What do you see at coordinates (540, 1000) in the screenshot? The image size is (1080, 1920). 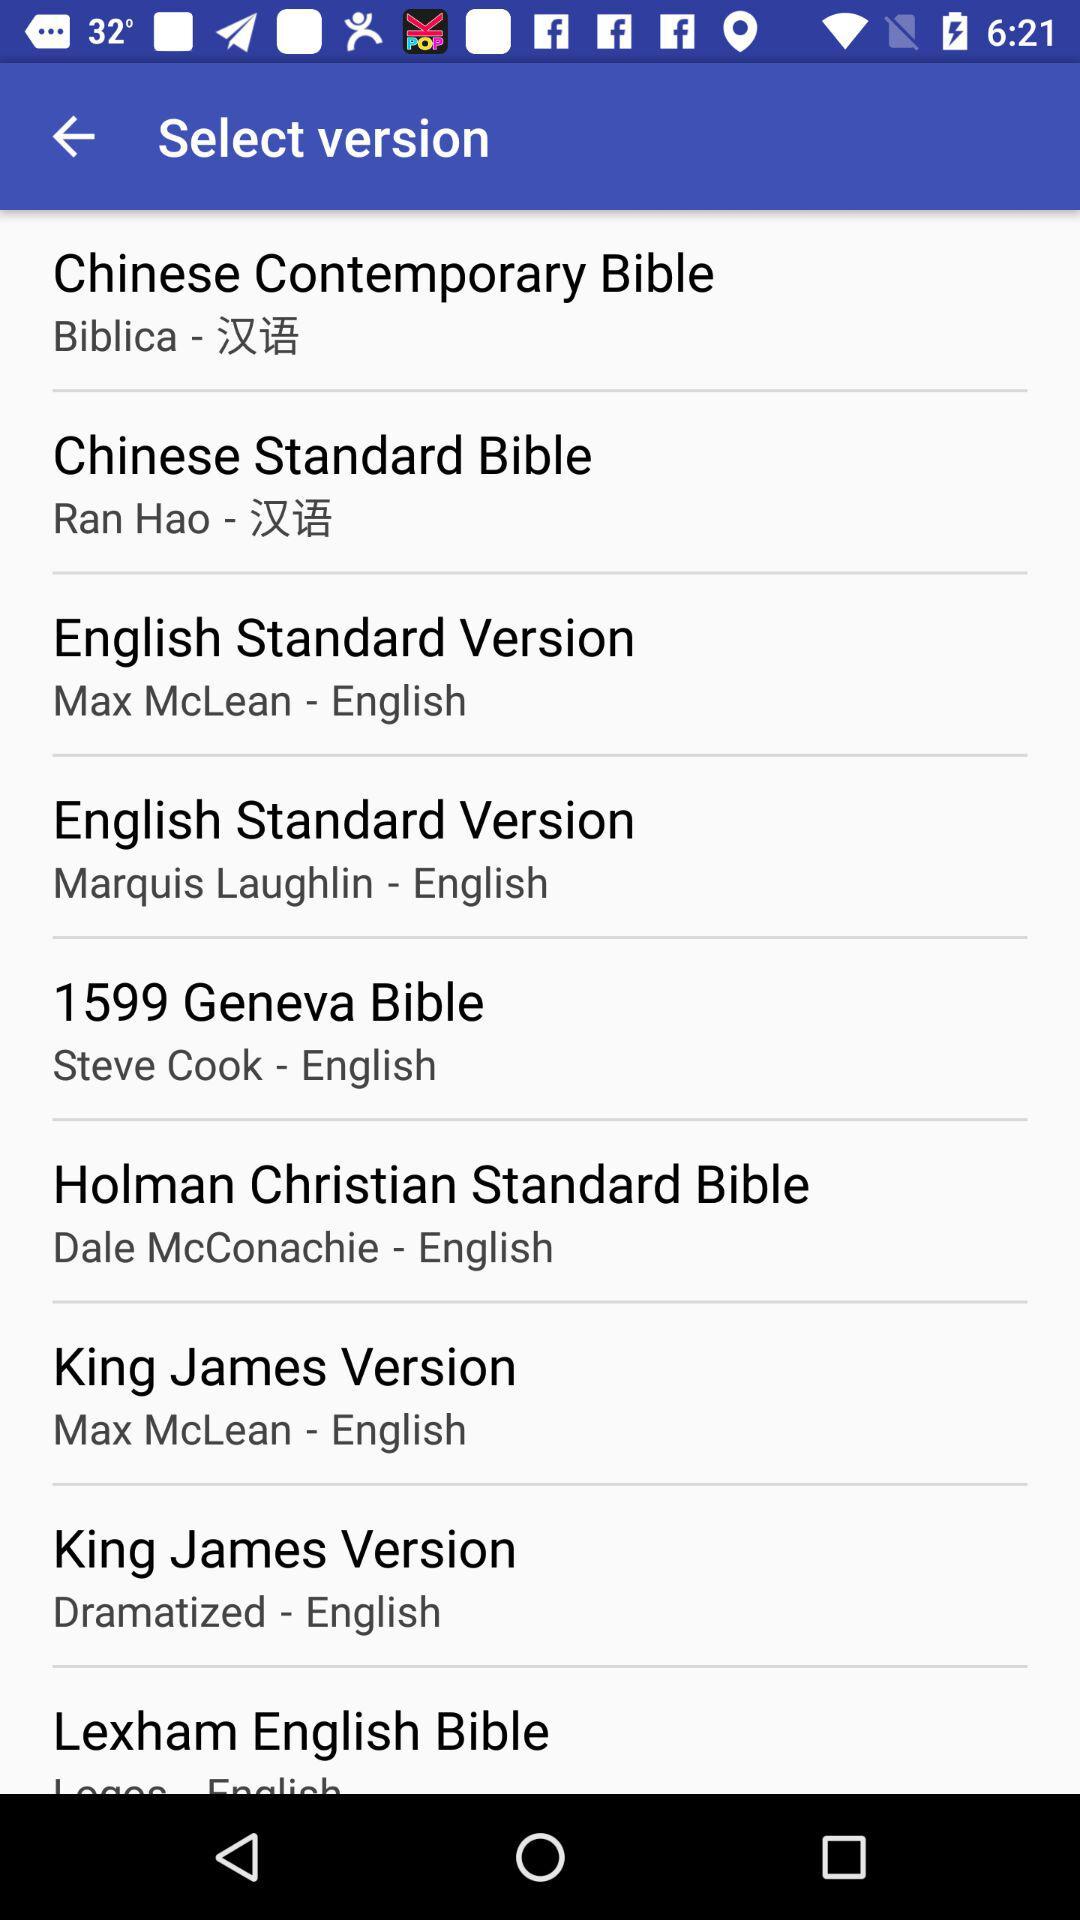 I see `1599 geneva bible` at bounding box center [540, 1000].